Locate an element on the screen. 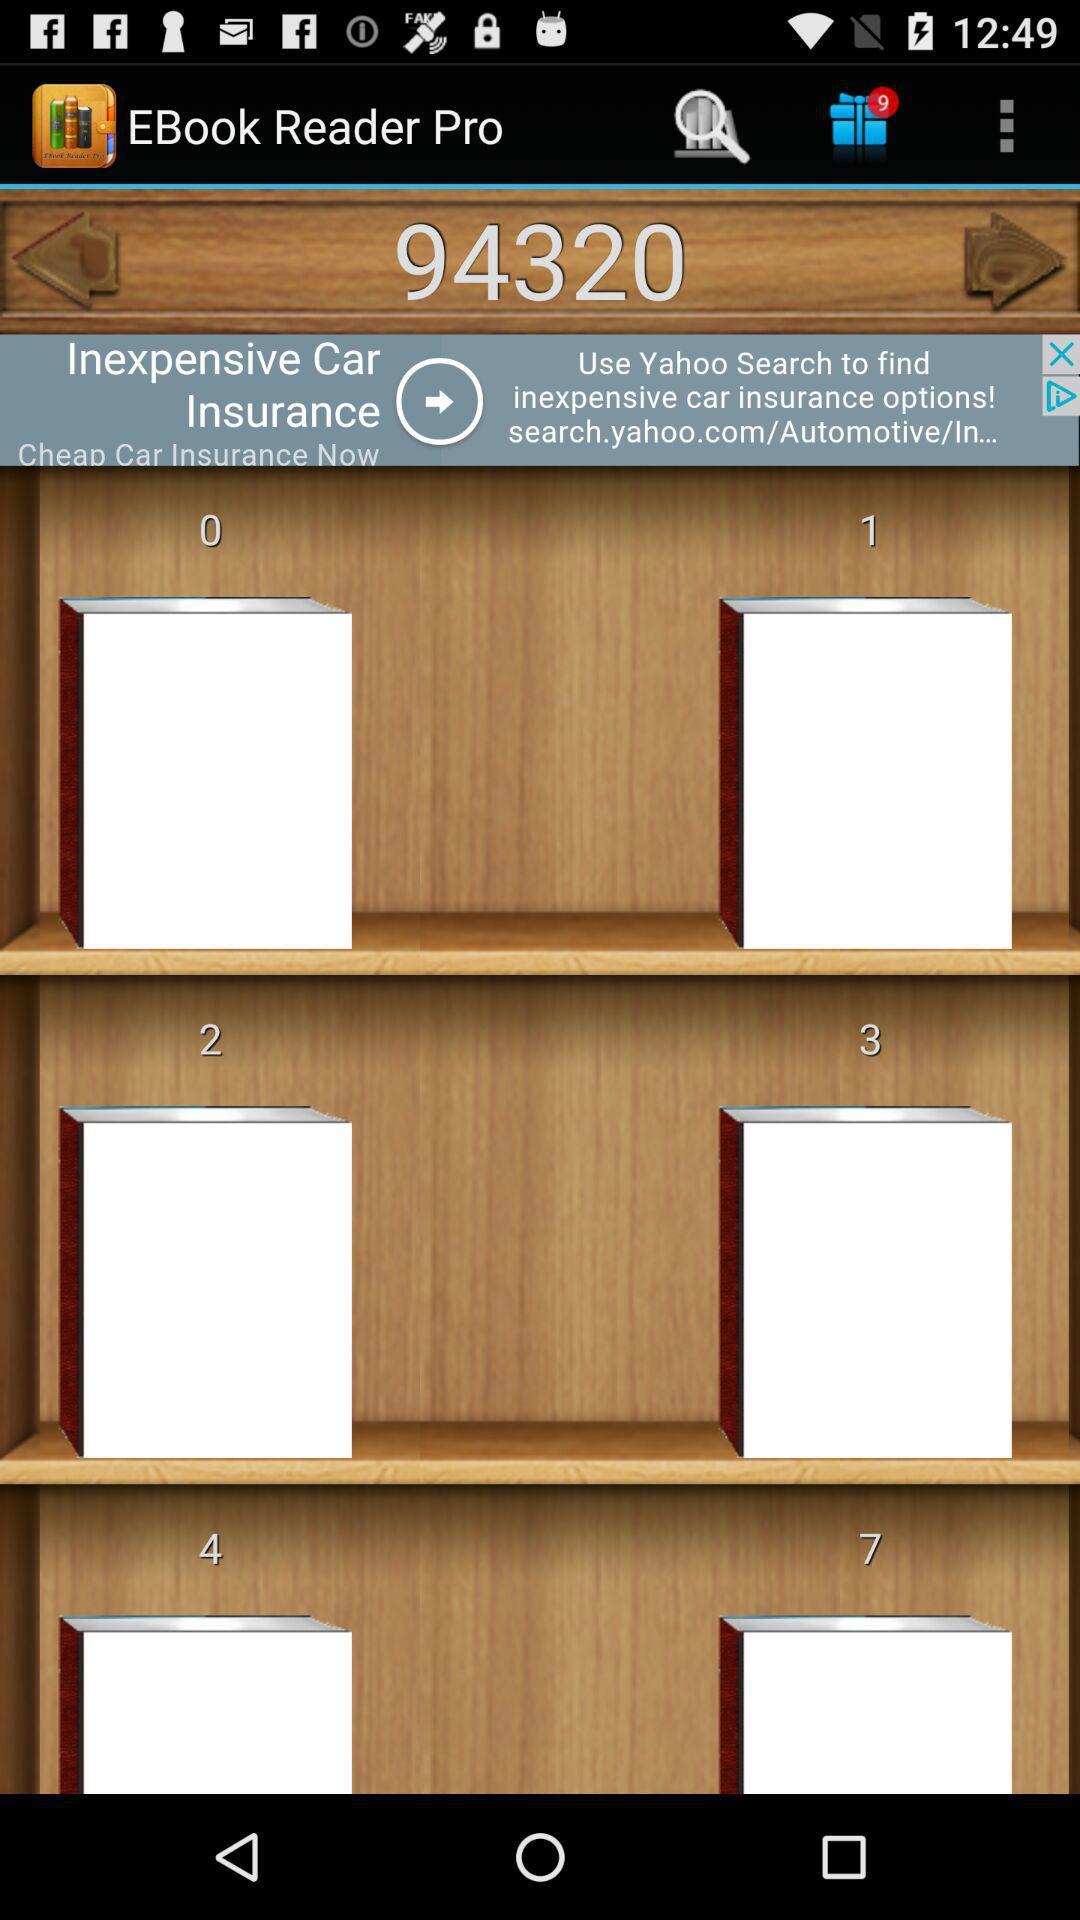  gifts at right side of search icon is located at coordinates (858, 124).